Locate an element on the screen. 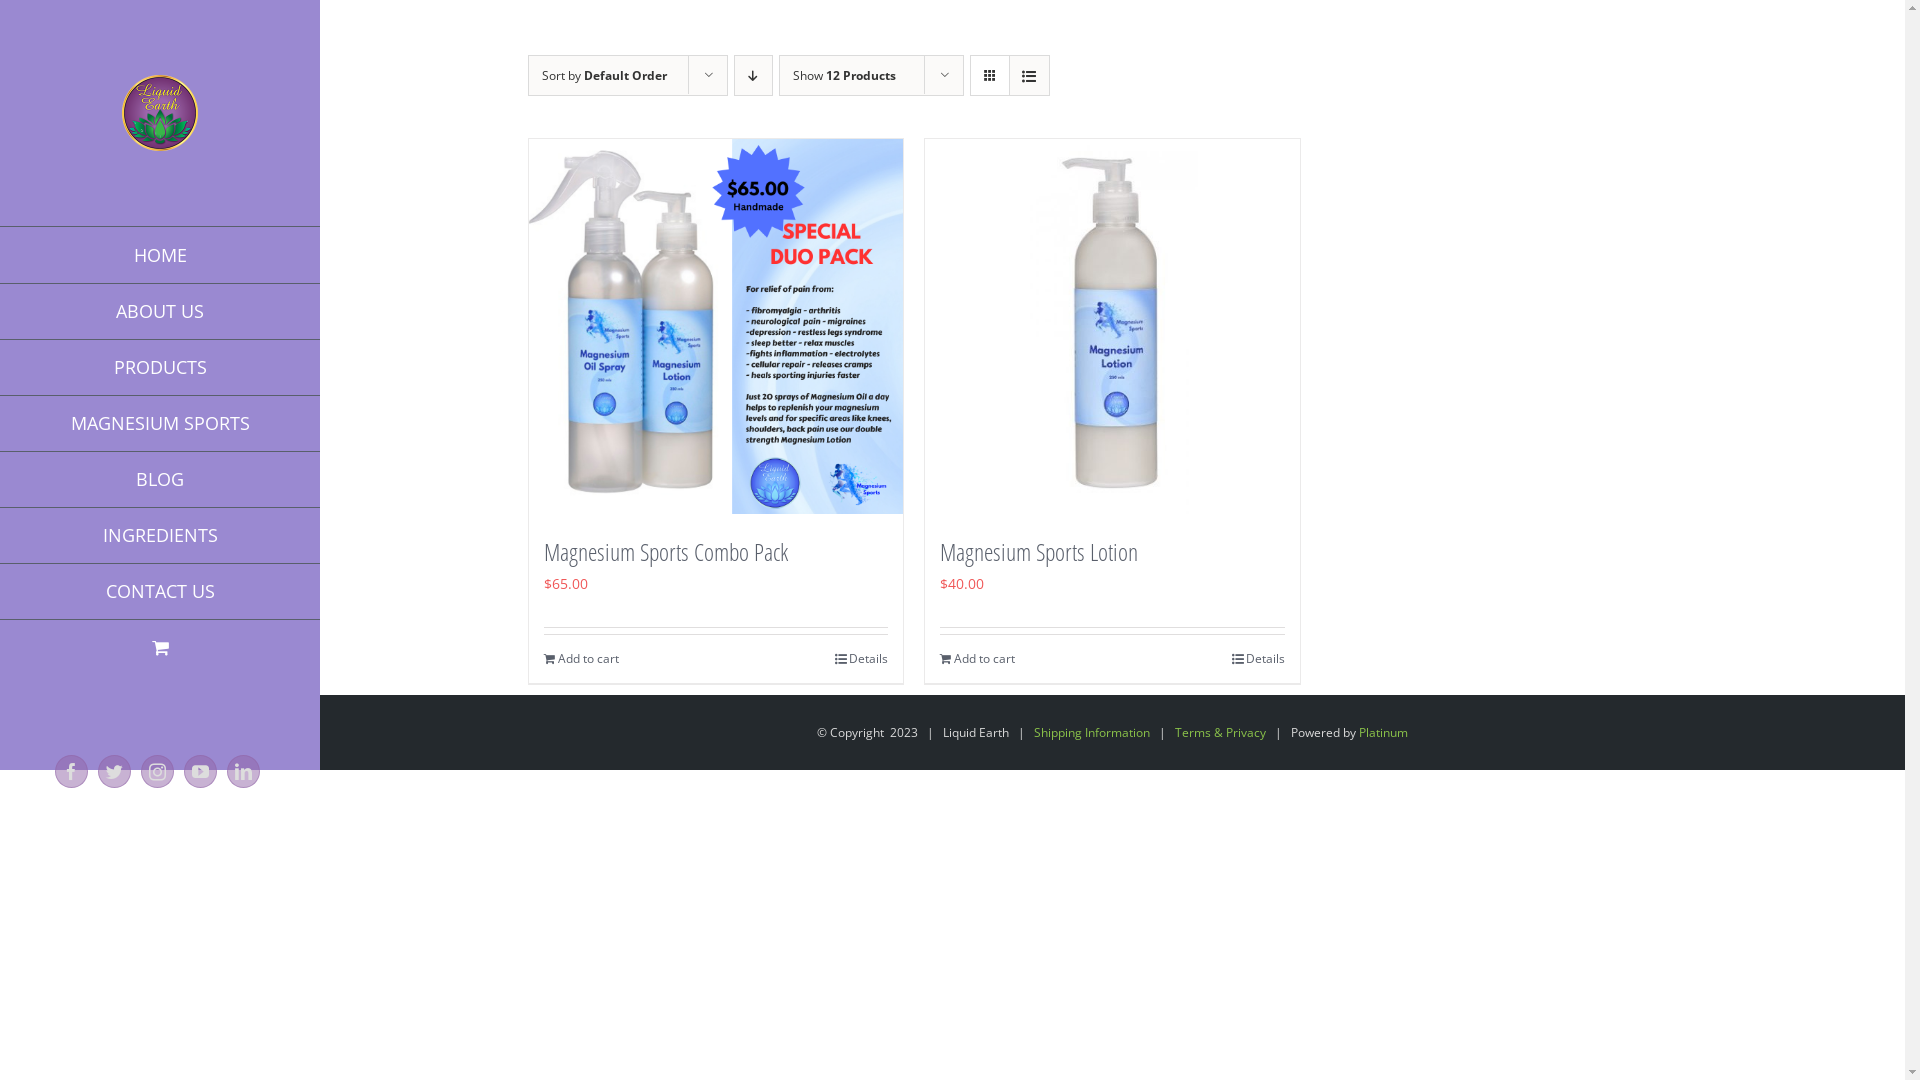 The image size is (1920, 1080). 'PRODUCTS' is located at coordinates (158, 367).